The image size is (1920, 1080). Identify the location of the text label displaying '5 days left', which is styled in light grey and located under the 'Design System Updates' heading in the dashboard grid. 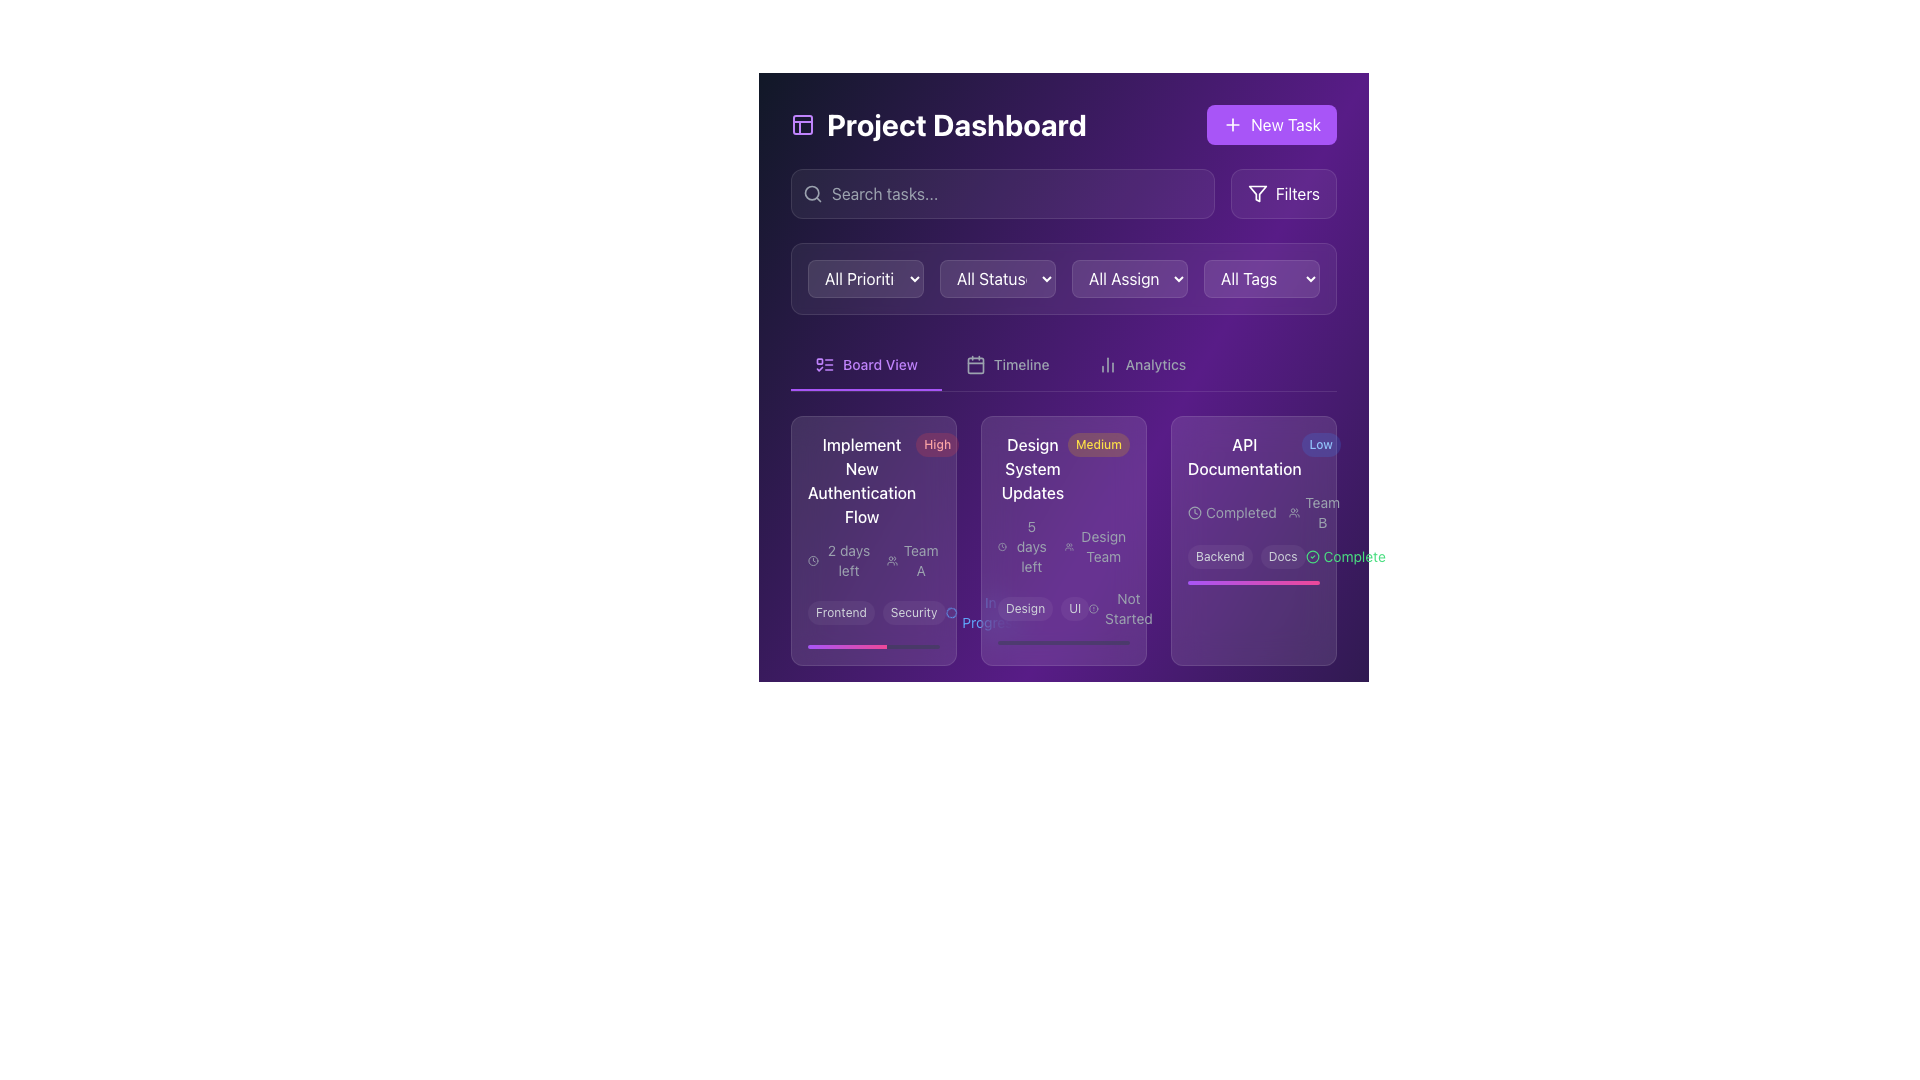
(1025, 547).